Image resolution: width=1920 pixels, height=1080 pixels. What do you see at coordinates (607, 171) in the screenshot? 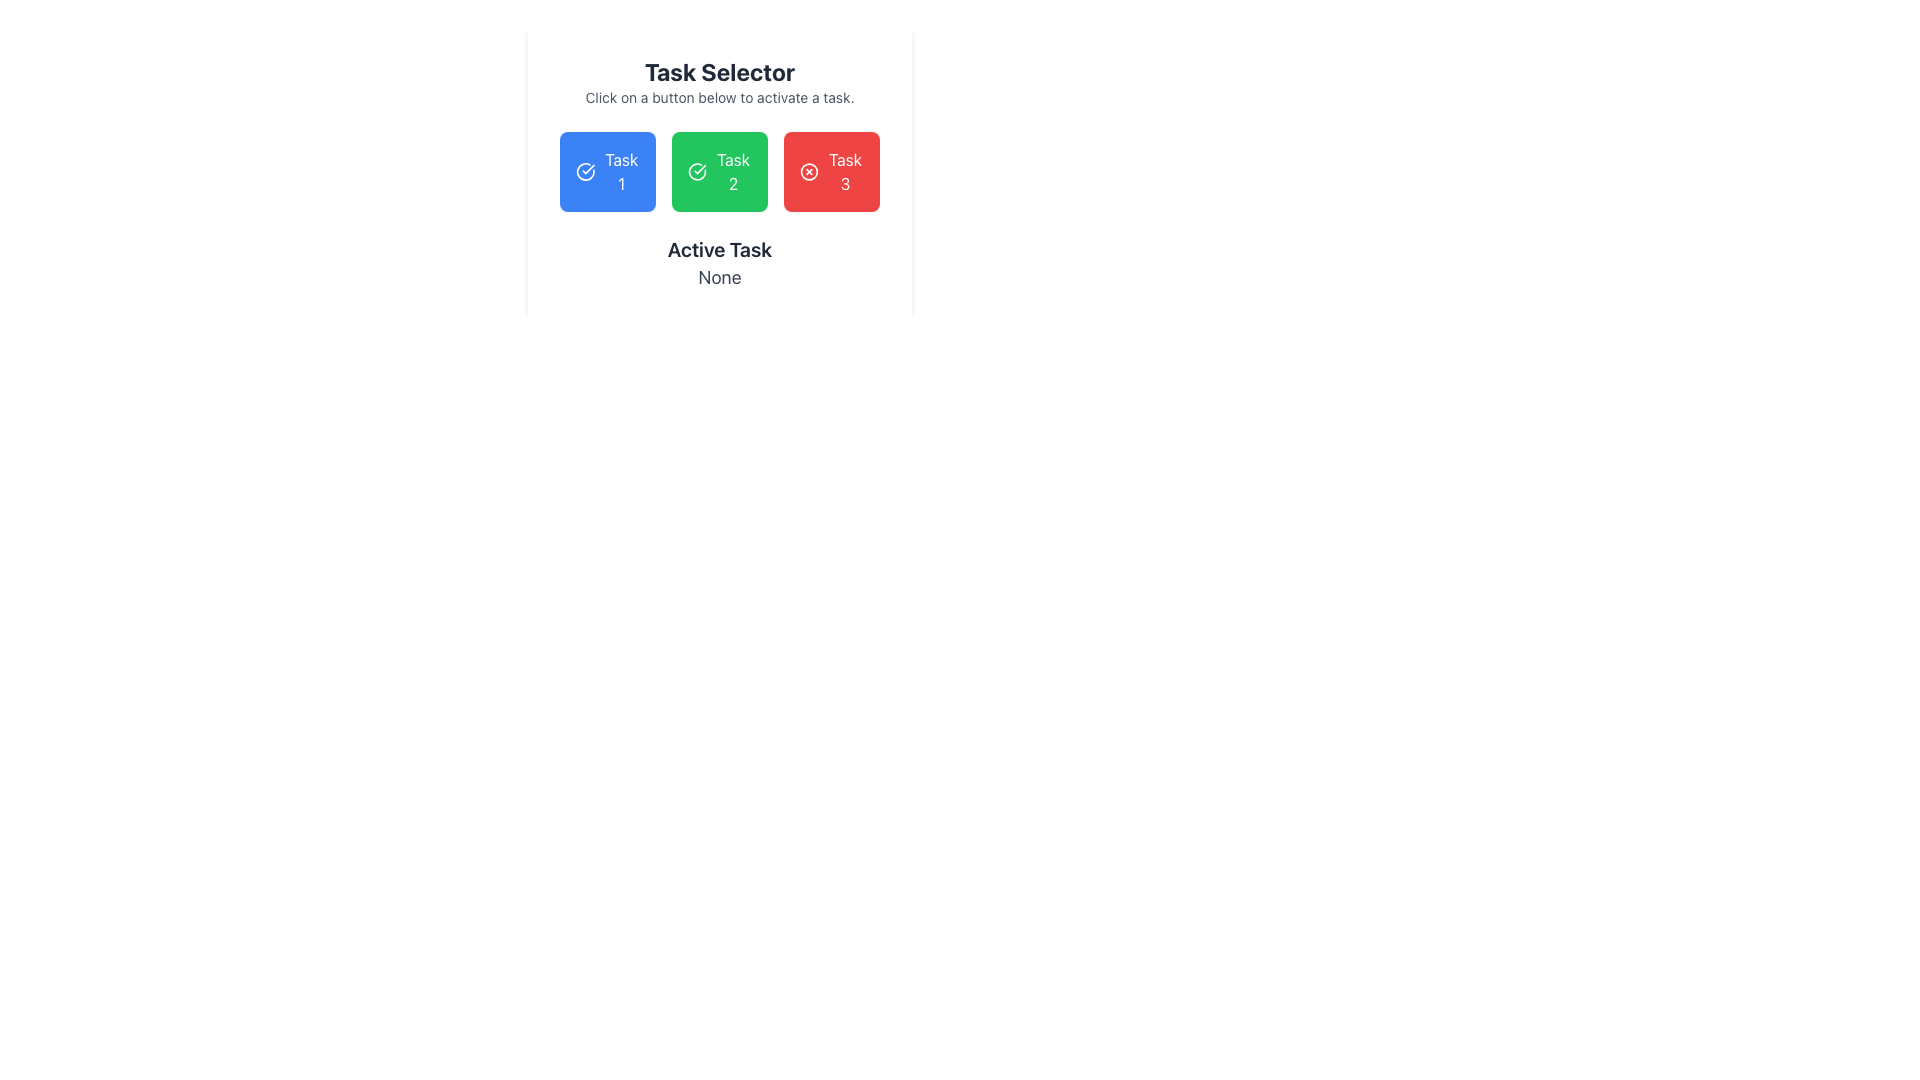
I see `the first button labeled 'Task 1'` at bounding box center [607, 171].